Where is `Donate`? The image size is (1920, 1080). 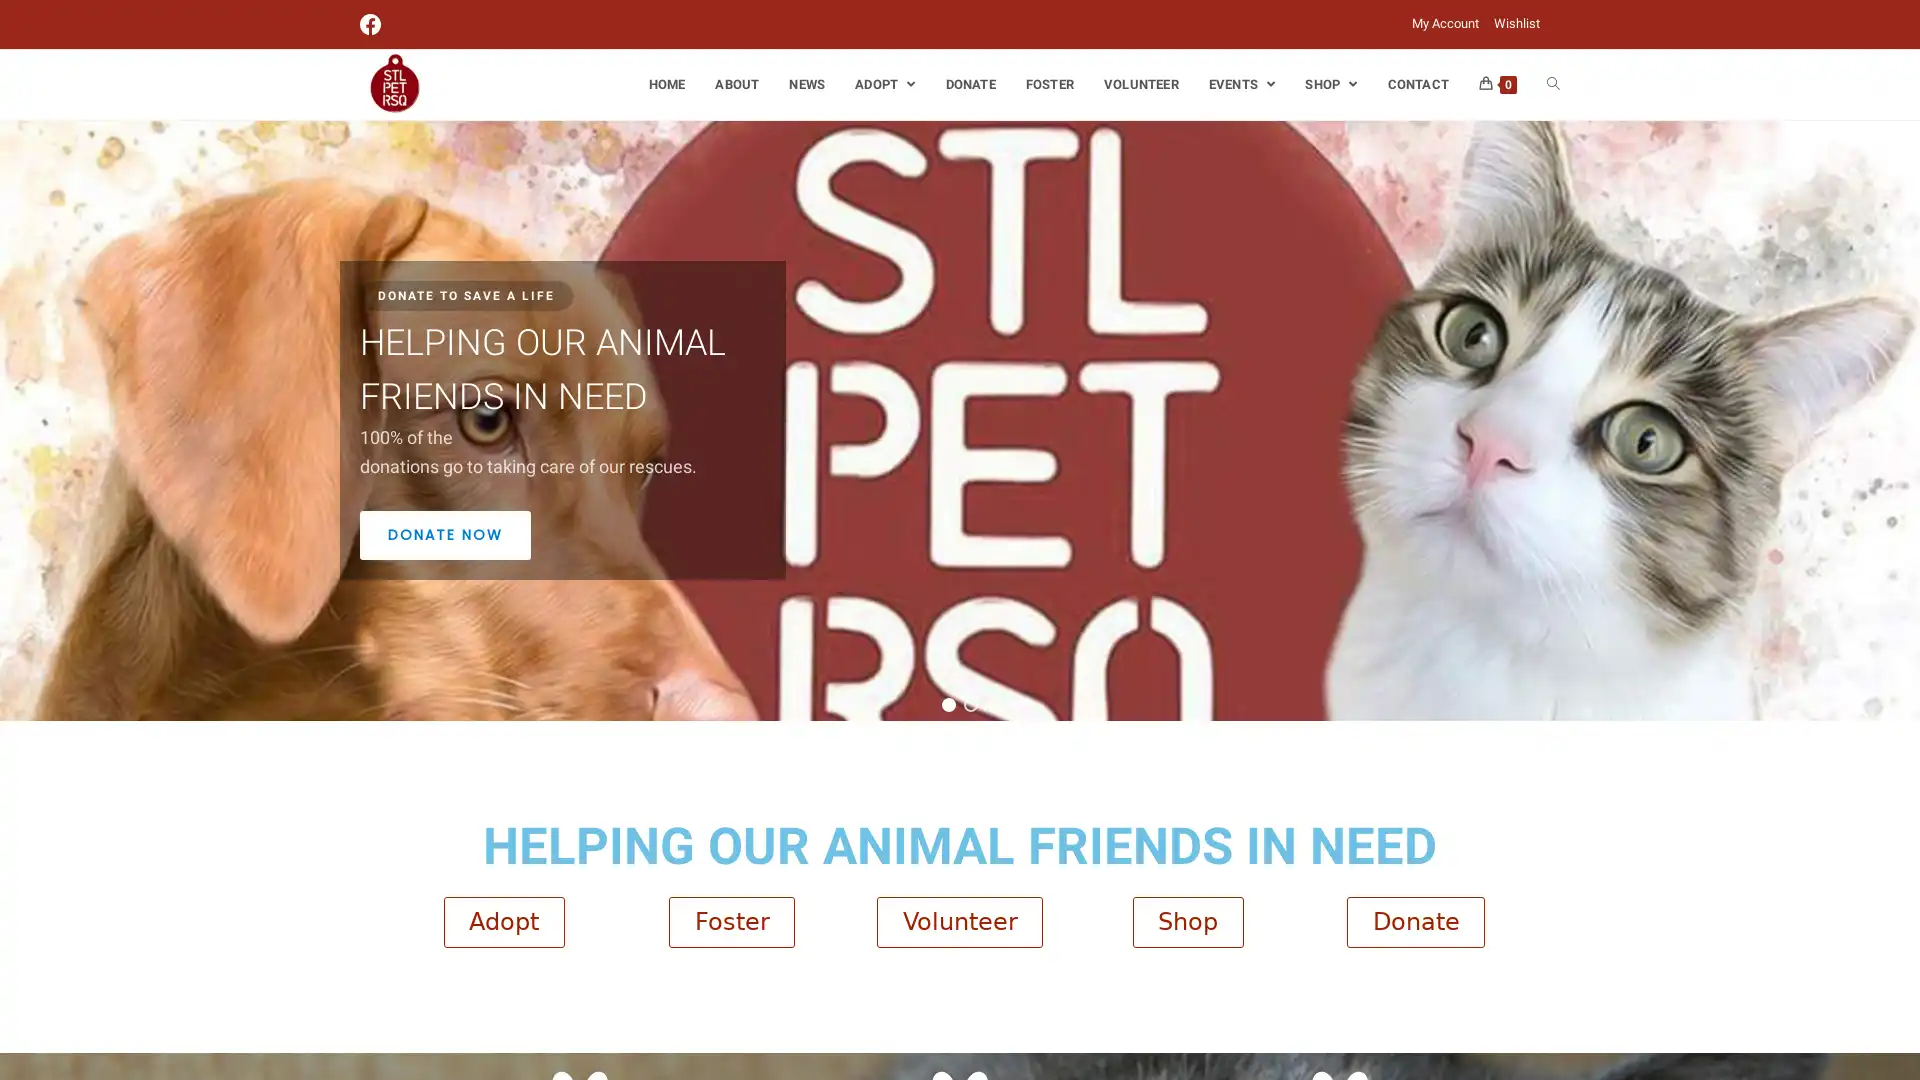 Donate is located at coordinates (1415, 921).